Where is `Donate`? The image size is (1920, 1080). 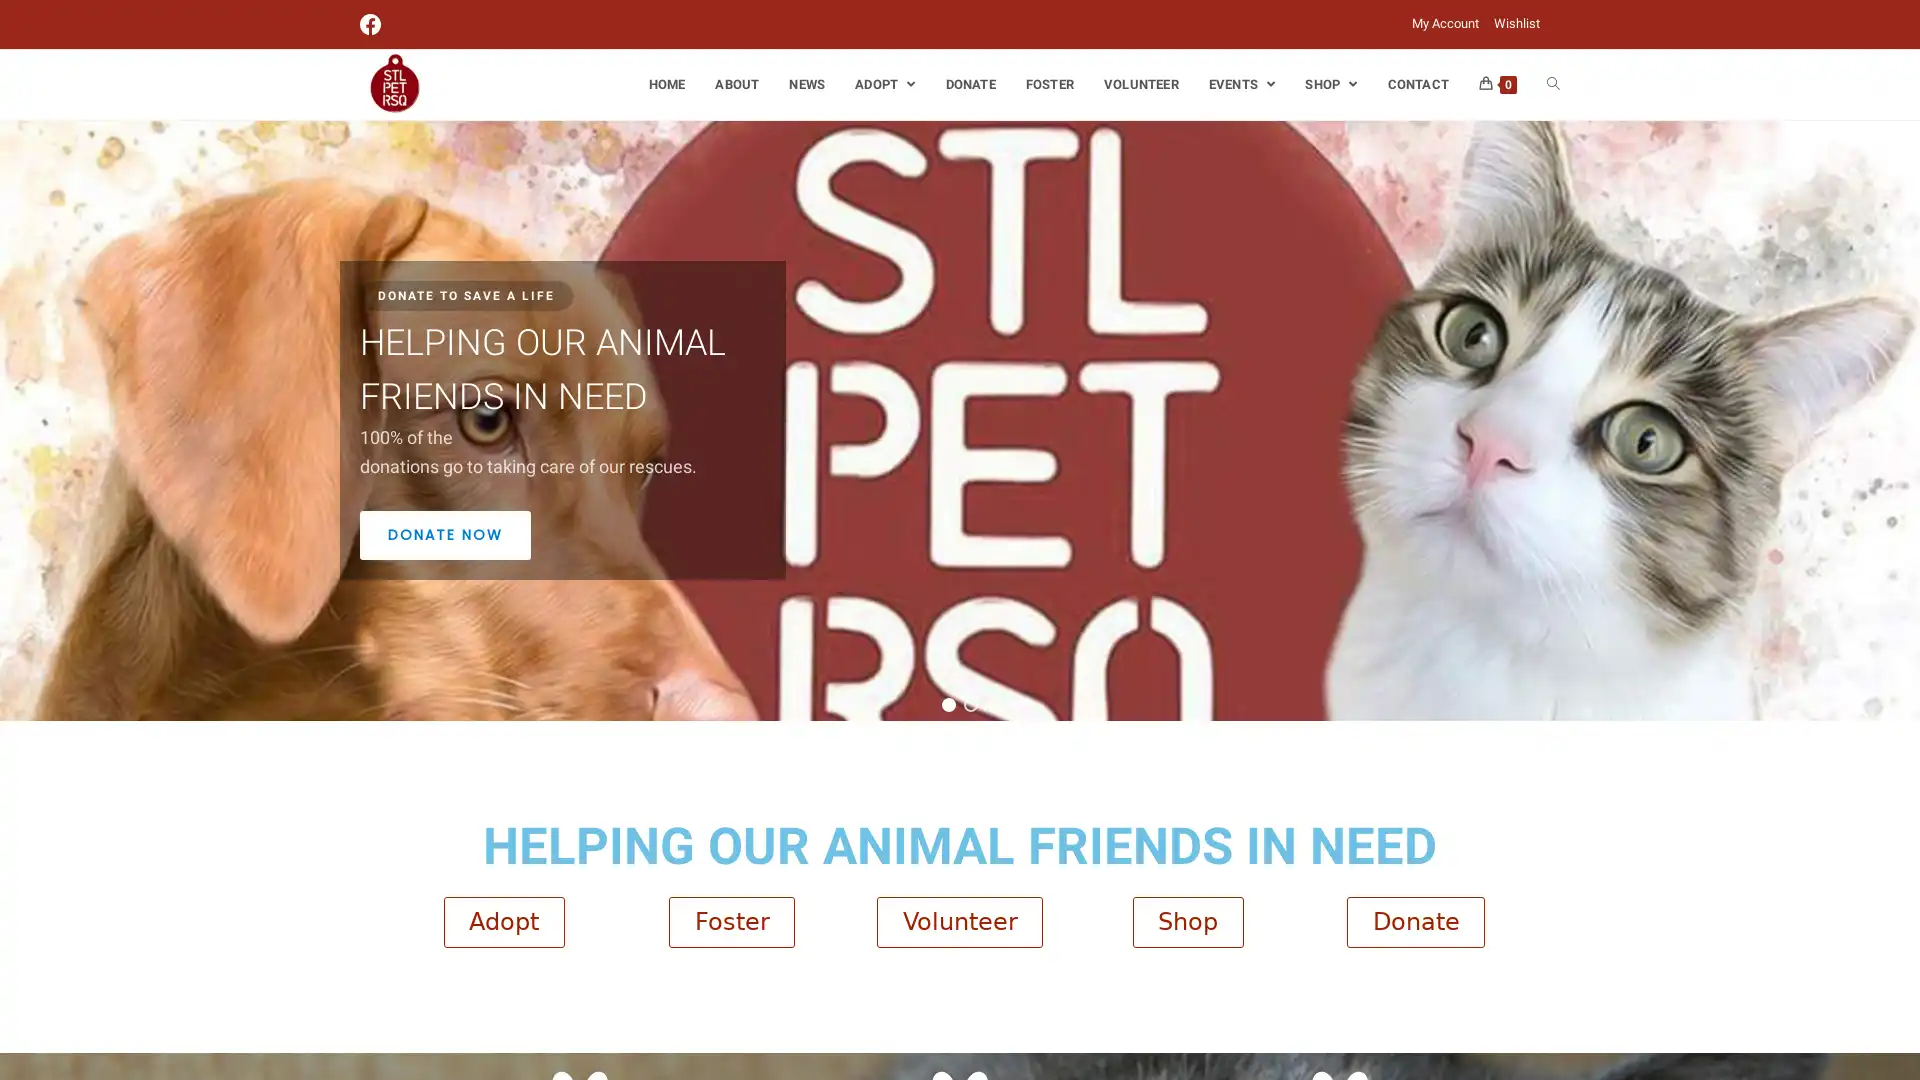 Donate is located at coordinates (1415, 921).